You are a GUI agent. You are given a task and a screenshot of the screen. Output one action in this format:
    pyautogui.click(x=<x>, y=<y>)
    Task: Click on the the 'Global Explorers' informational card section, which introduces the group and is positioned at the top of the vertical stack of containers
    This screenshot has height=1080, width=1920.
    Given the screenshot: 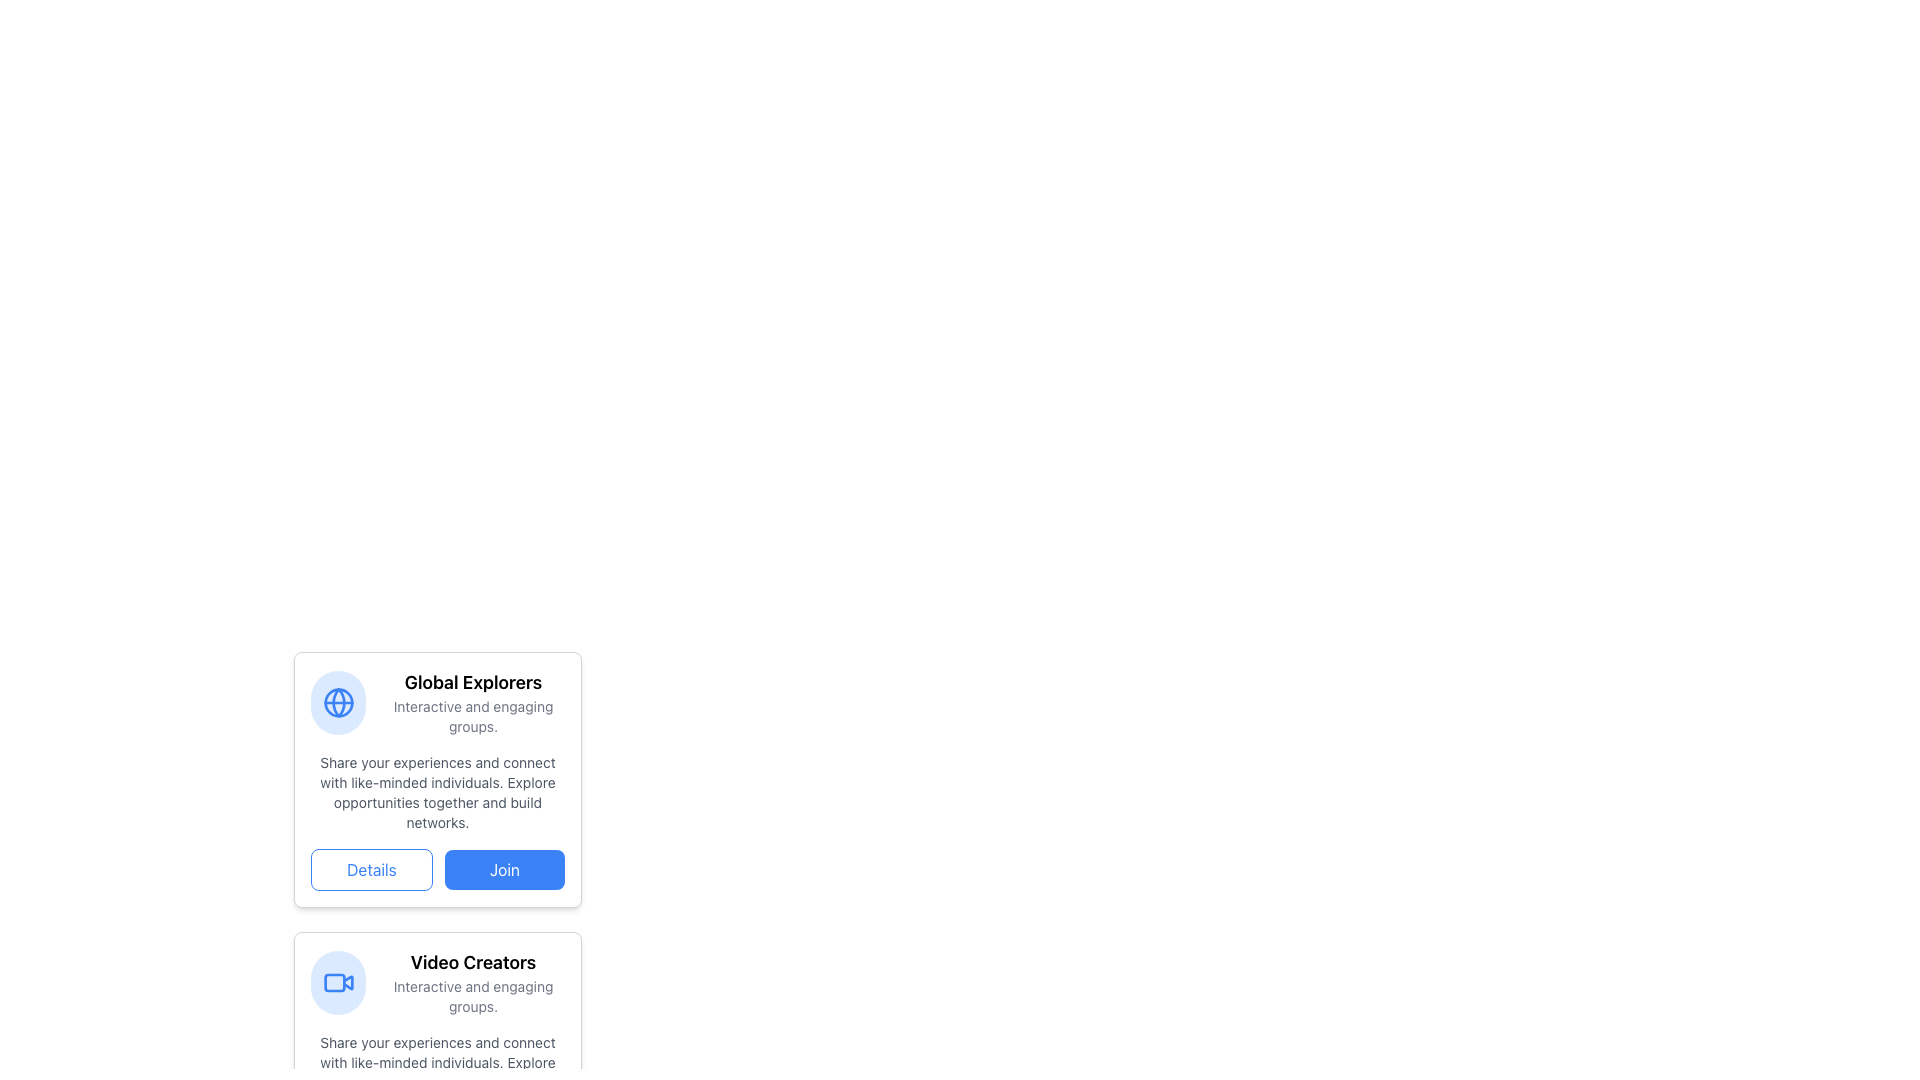 What is the action you would take?
    pyautogui.click(x=436, y=701)
    